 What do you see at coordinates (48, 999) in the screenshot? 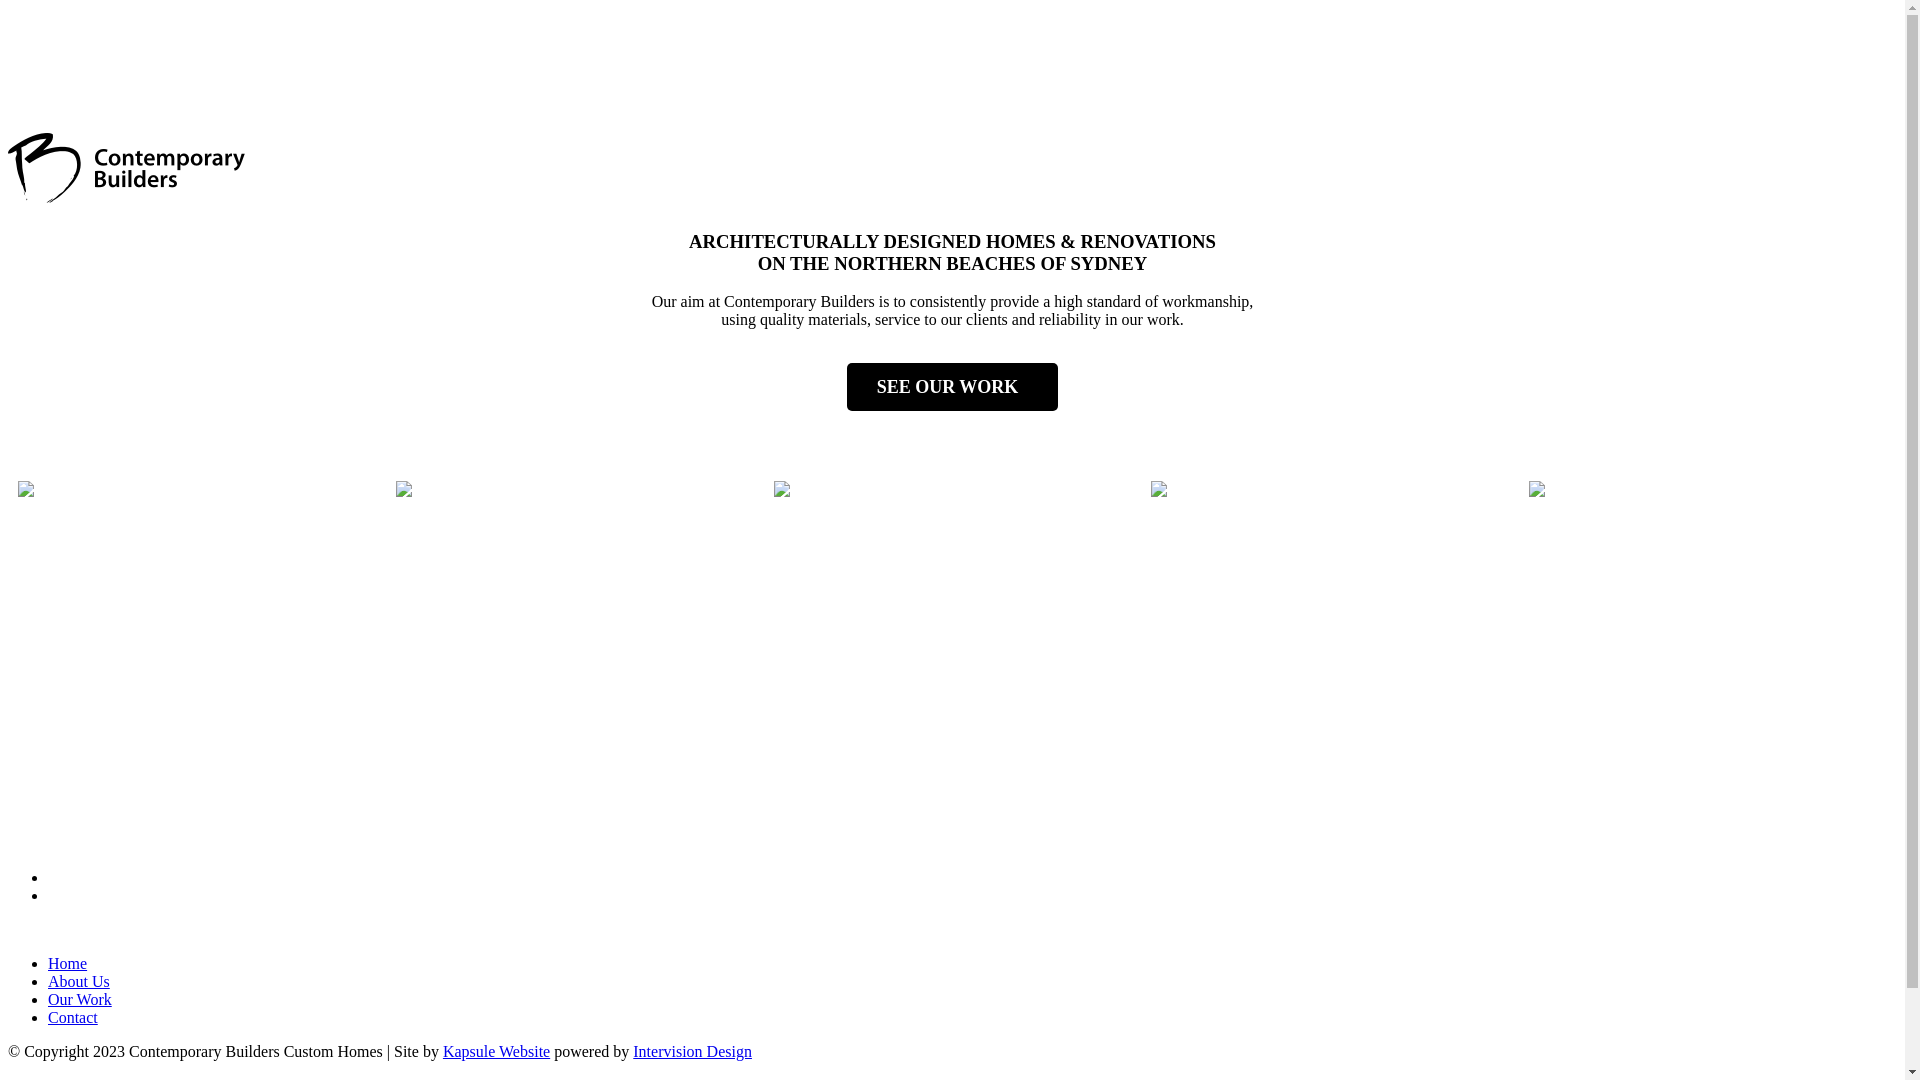
I see `'Our Work'` at bounding box center [48, 999].